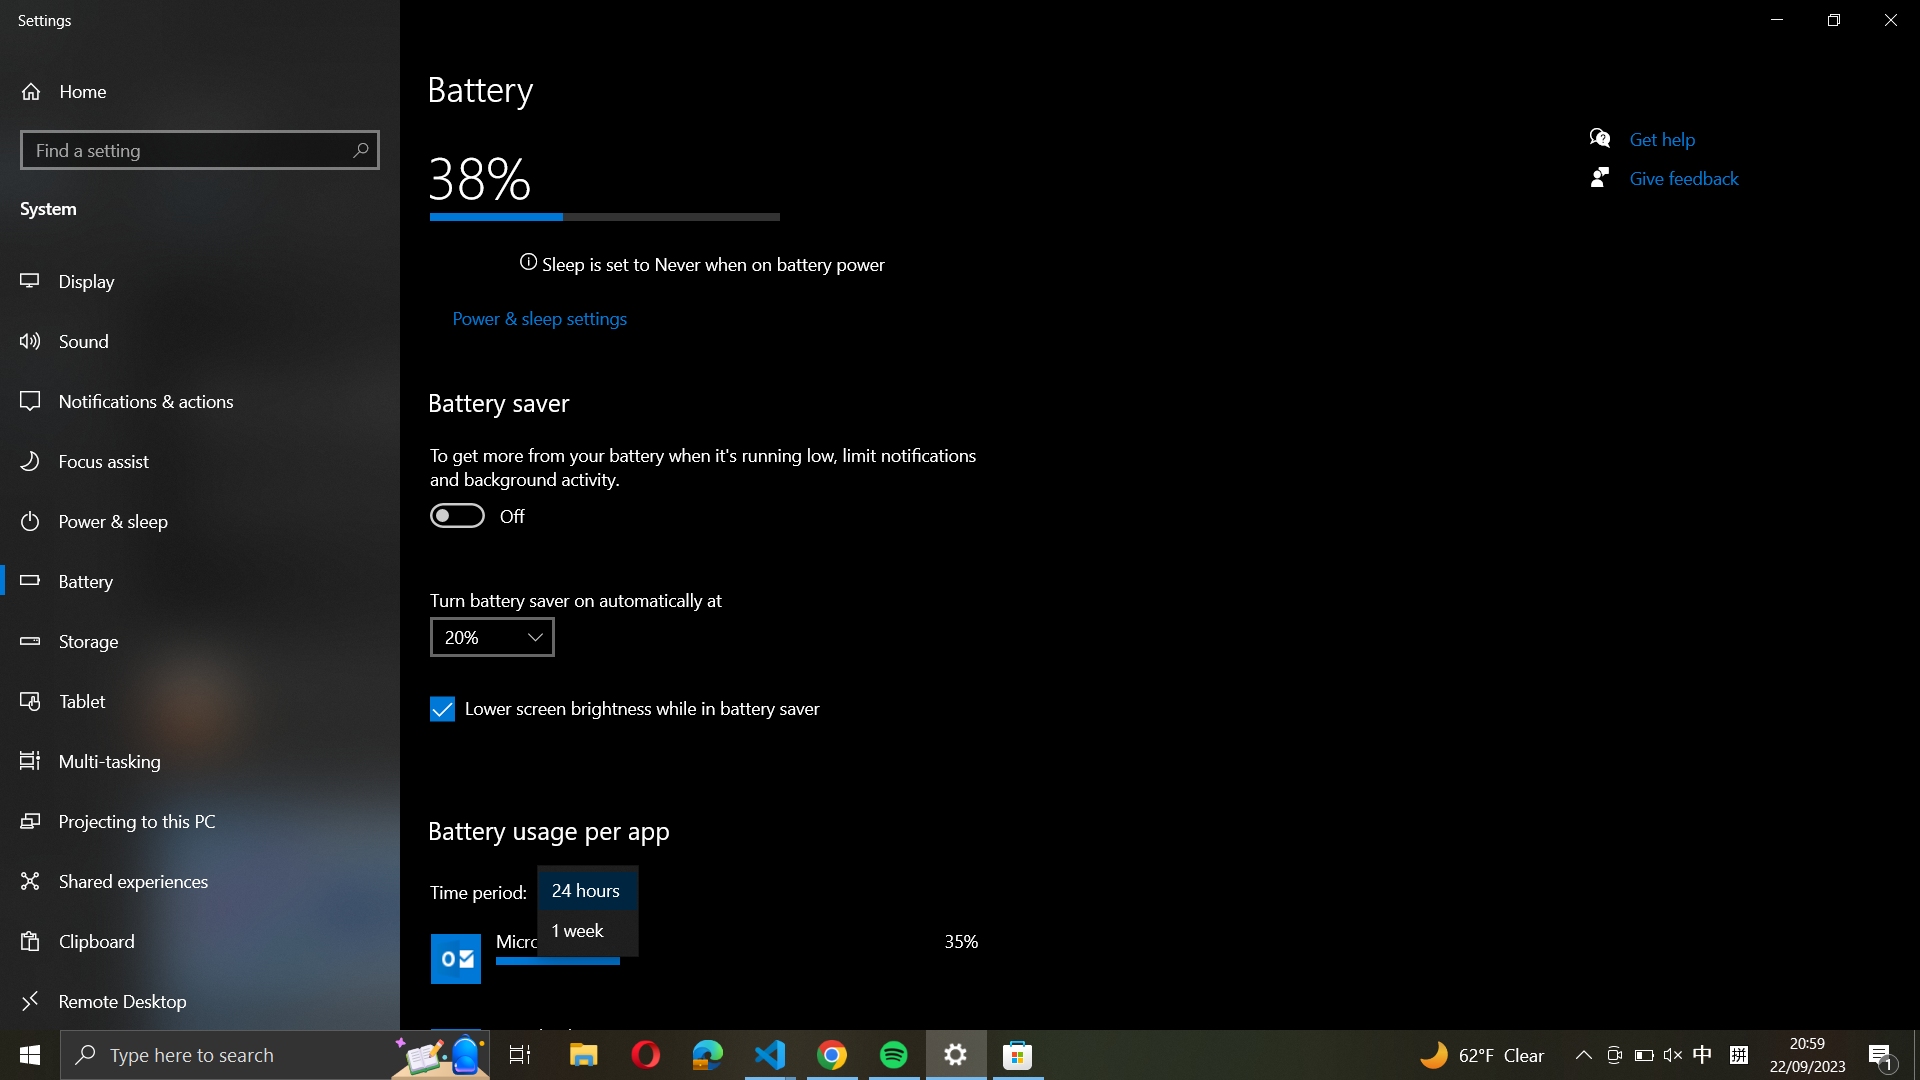 The width and height of the screenshot is (1920, 1080). Describe the element at coordinates (96, 91) in the screenshot. I see `the Home button from the left menu` at that location.